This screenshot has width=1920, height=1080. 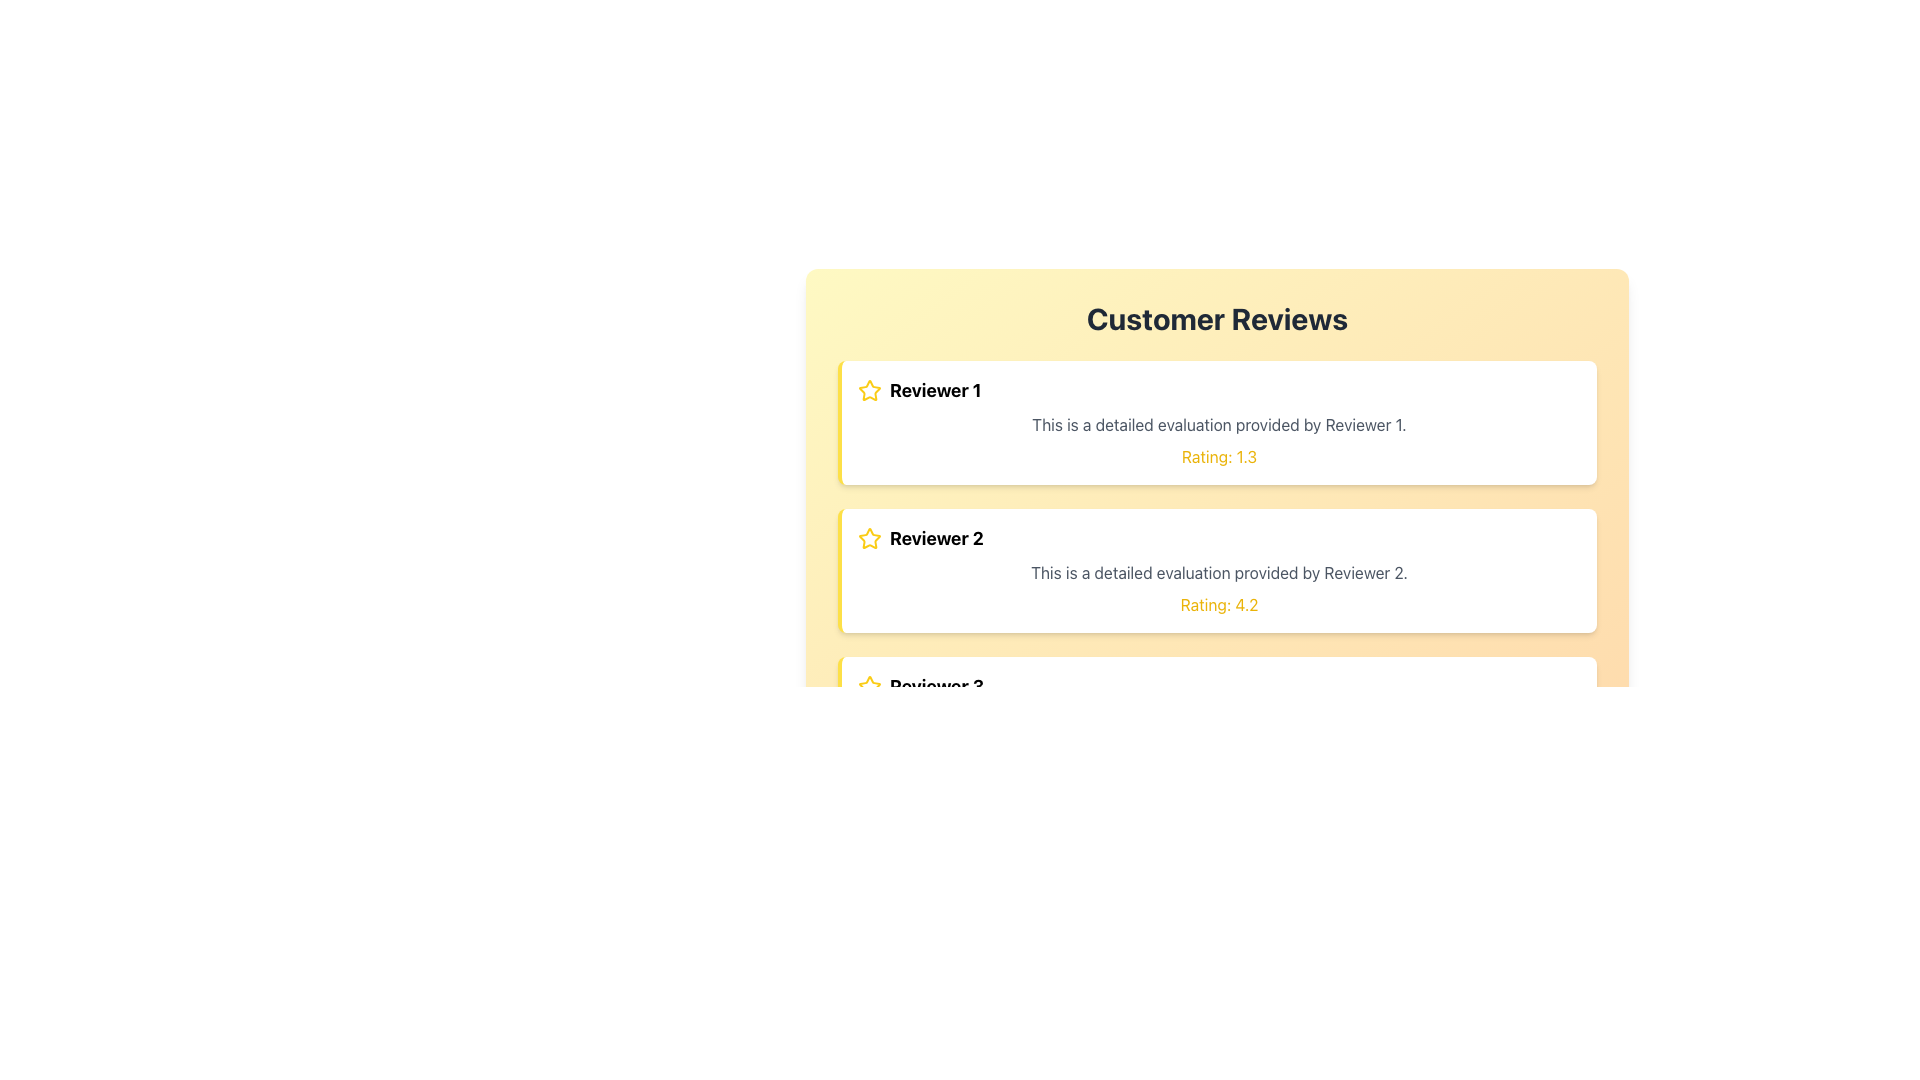 I want to click on attributes of the bold text label named 'Reviewer 3', which is prominently displayed in a larger font under the 'Customer Reviews' section, so click(x=936, y=685).